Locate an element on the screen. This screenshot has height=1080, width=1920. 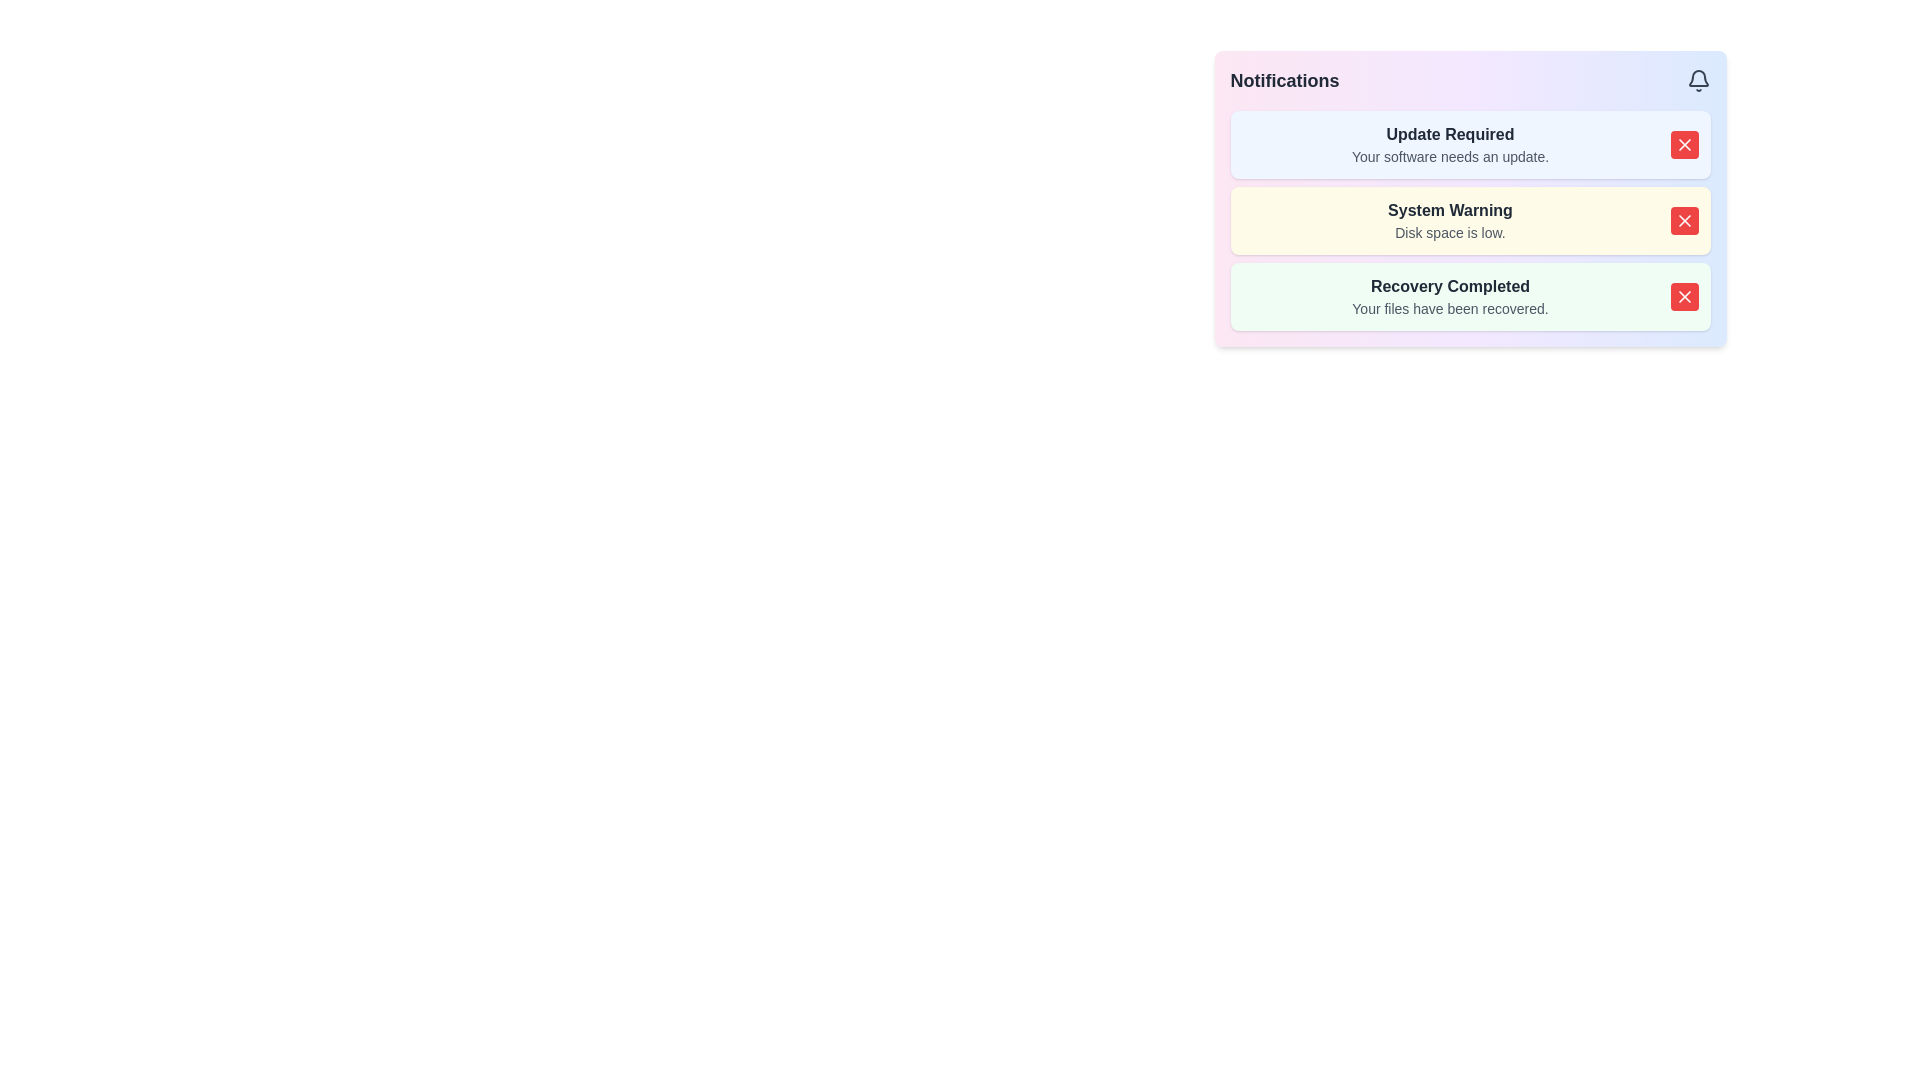
text content of the 'System Warning' label displayed in bold, dark gray font within the middle notification card of the notification panel is located at coordinates (1450, 211).